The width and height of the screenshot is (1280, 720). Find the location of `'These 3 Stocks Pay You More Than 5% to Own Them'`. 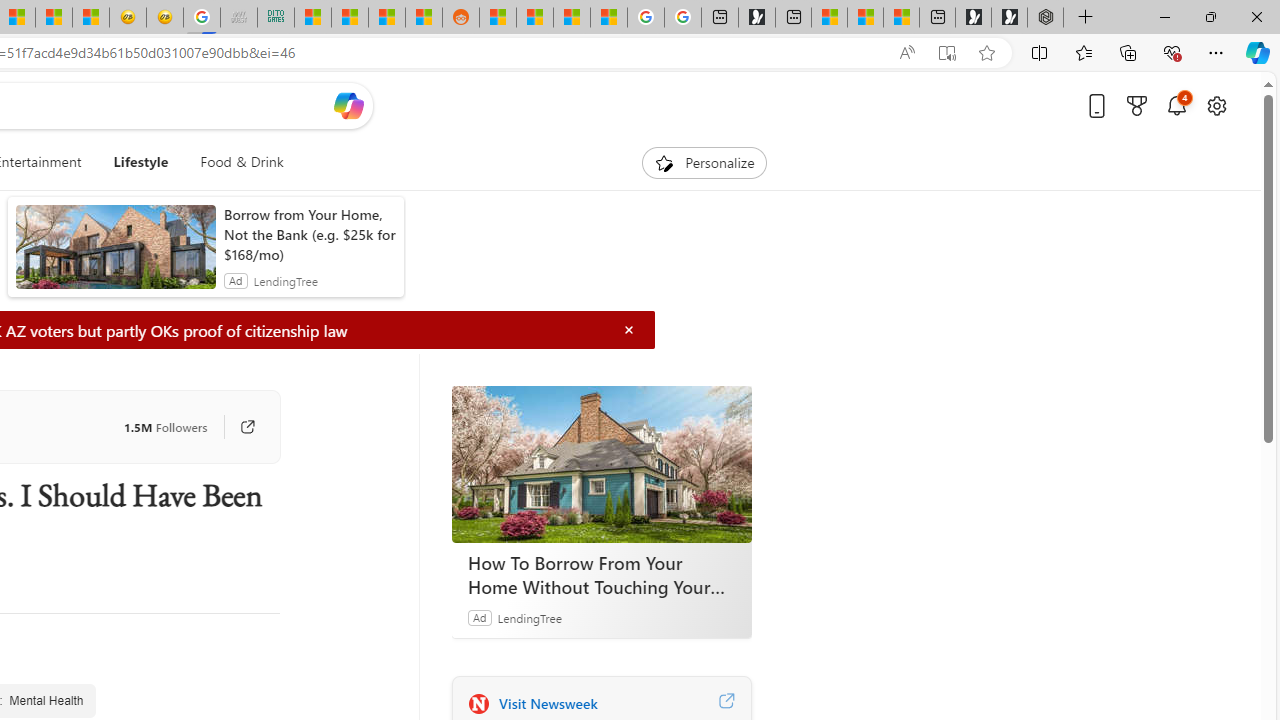

'These 3 Stocks Pay You More Than 5% to Own Them' is located at coordinates (900, 17).